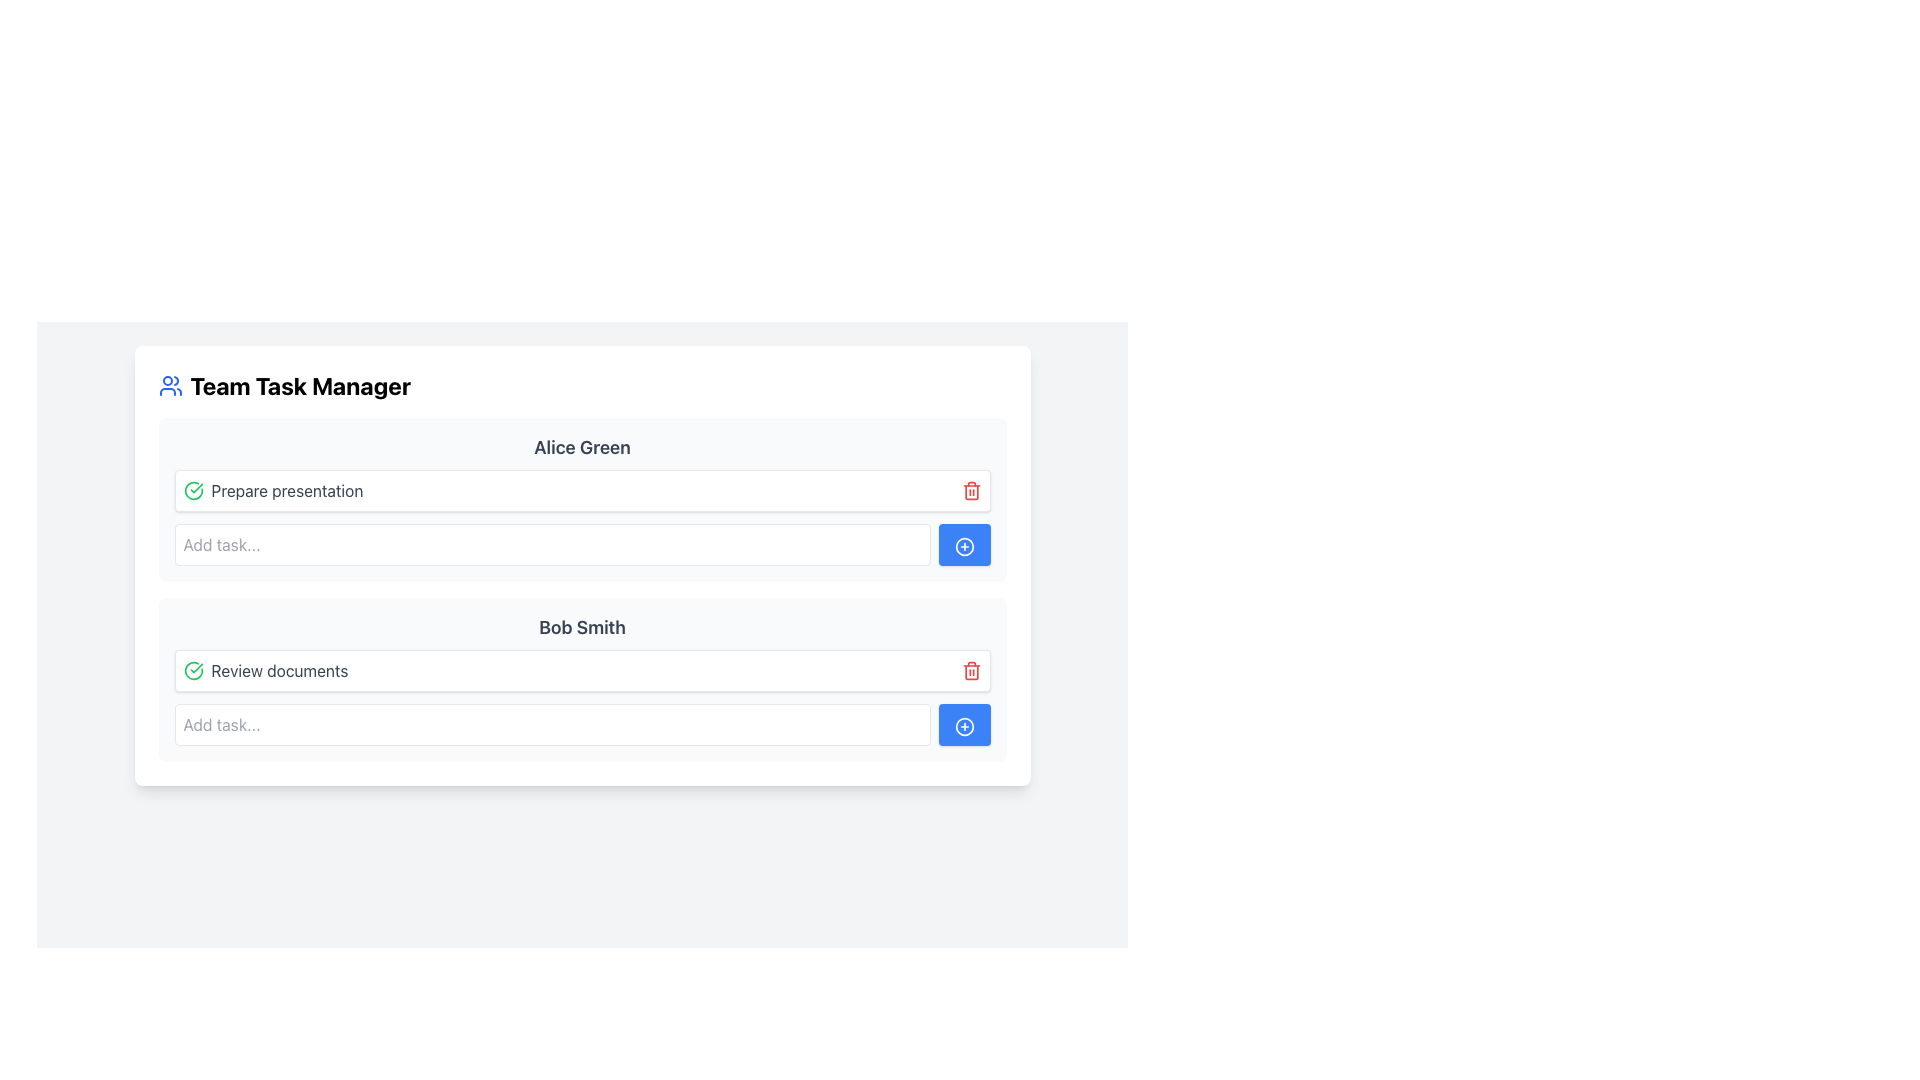 The image size is (1920, 1080). I want to click on the Circular Button located in the bottom-right corner of the 'Add task...' input field within the 'Bob Smith' section, so click(964, 726).